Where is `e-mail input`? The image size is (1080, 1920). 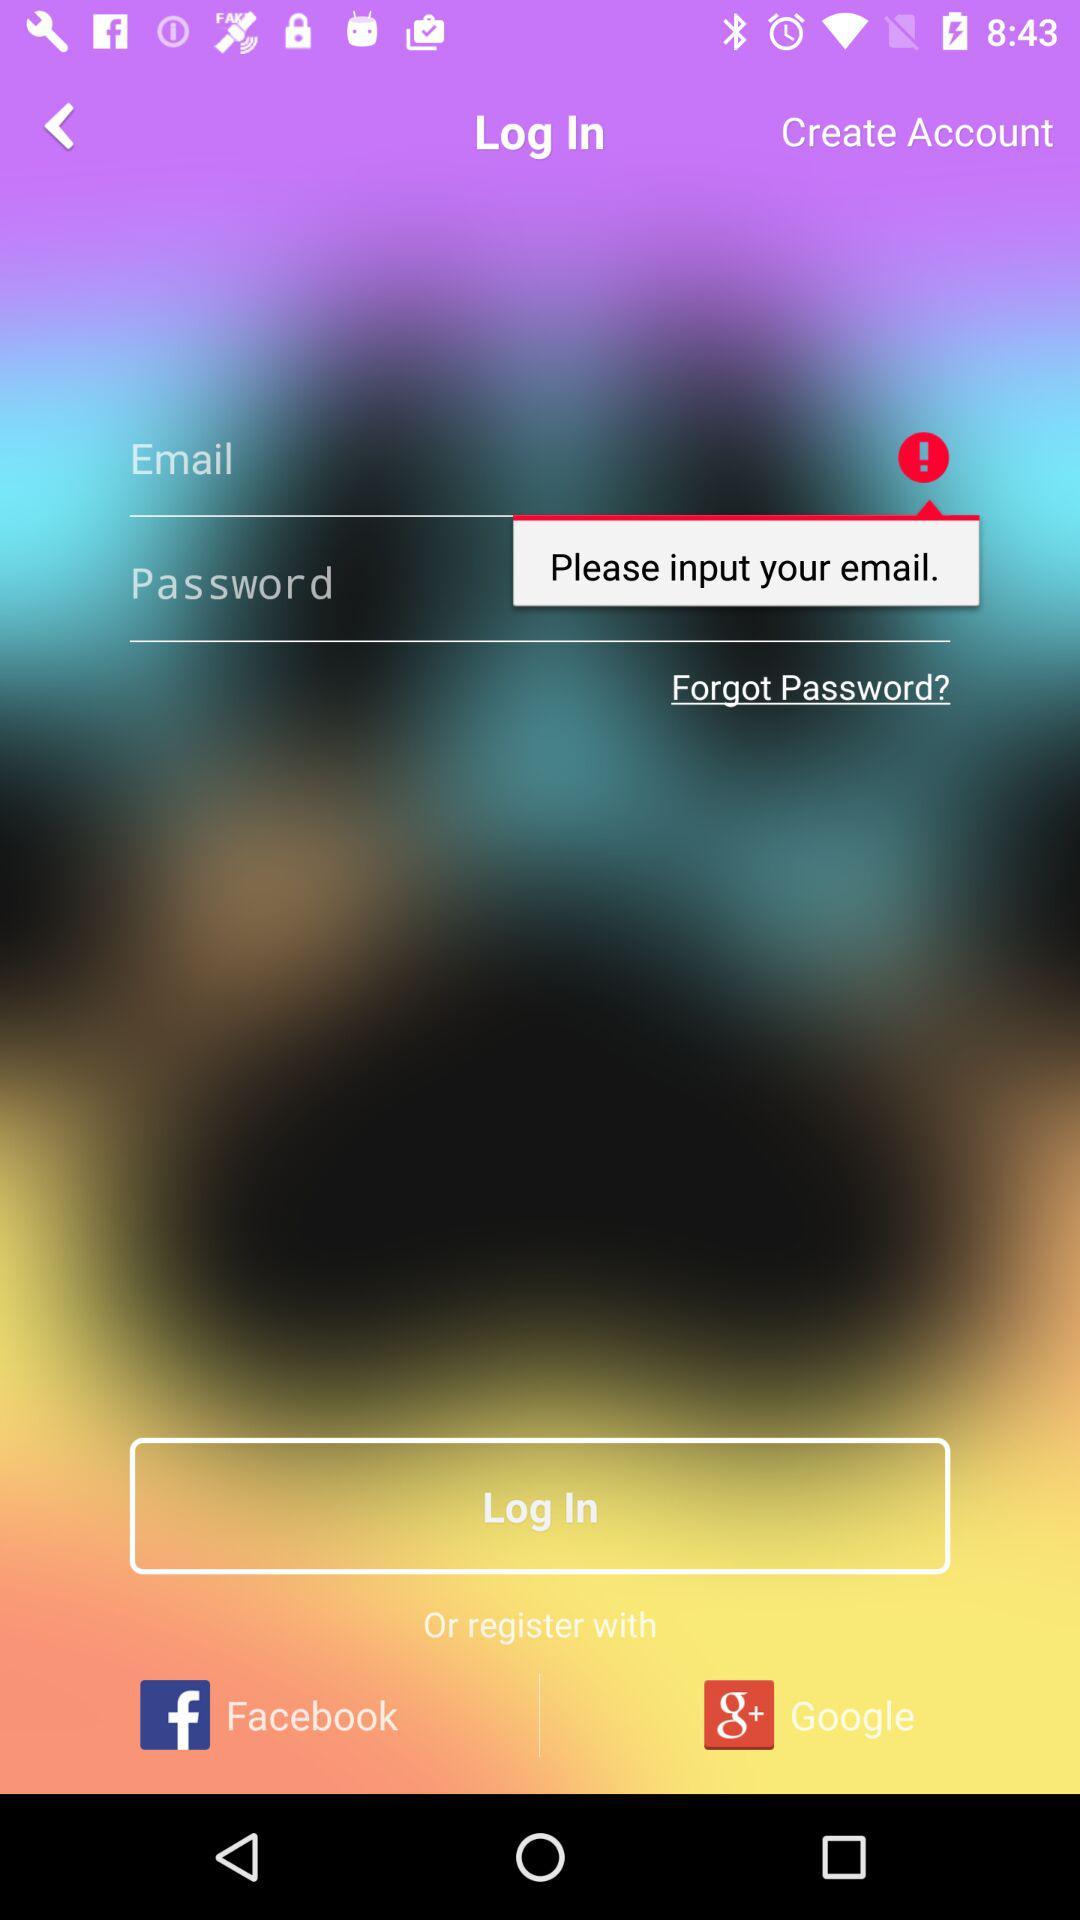
e-mail input is located at coordinates (540, 456).